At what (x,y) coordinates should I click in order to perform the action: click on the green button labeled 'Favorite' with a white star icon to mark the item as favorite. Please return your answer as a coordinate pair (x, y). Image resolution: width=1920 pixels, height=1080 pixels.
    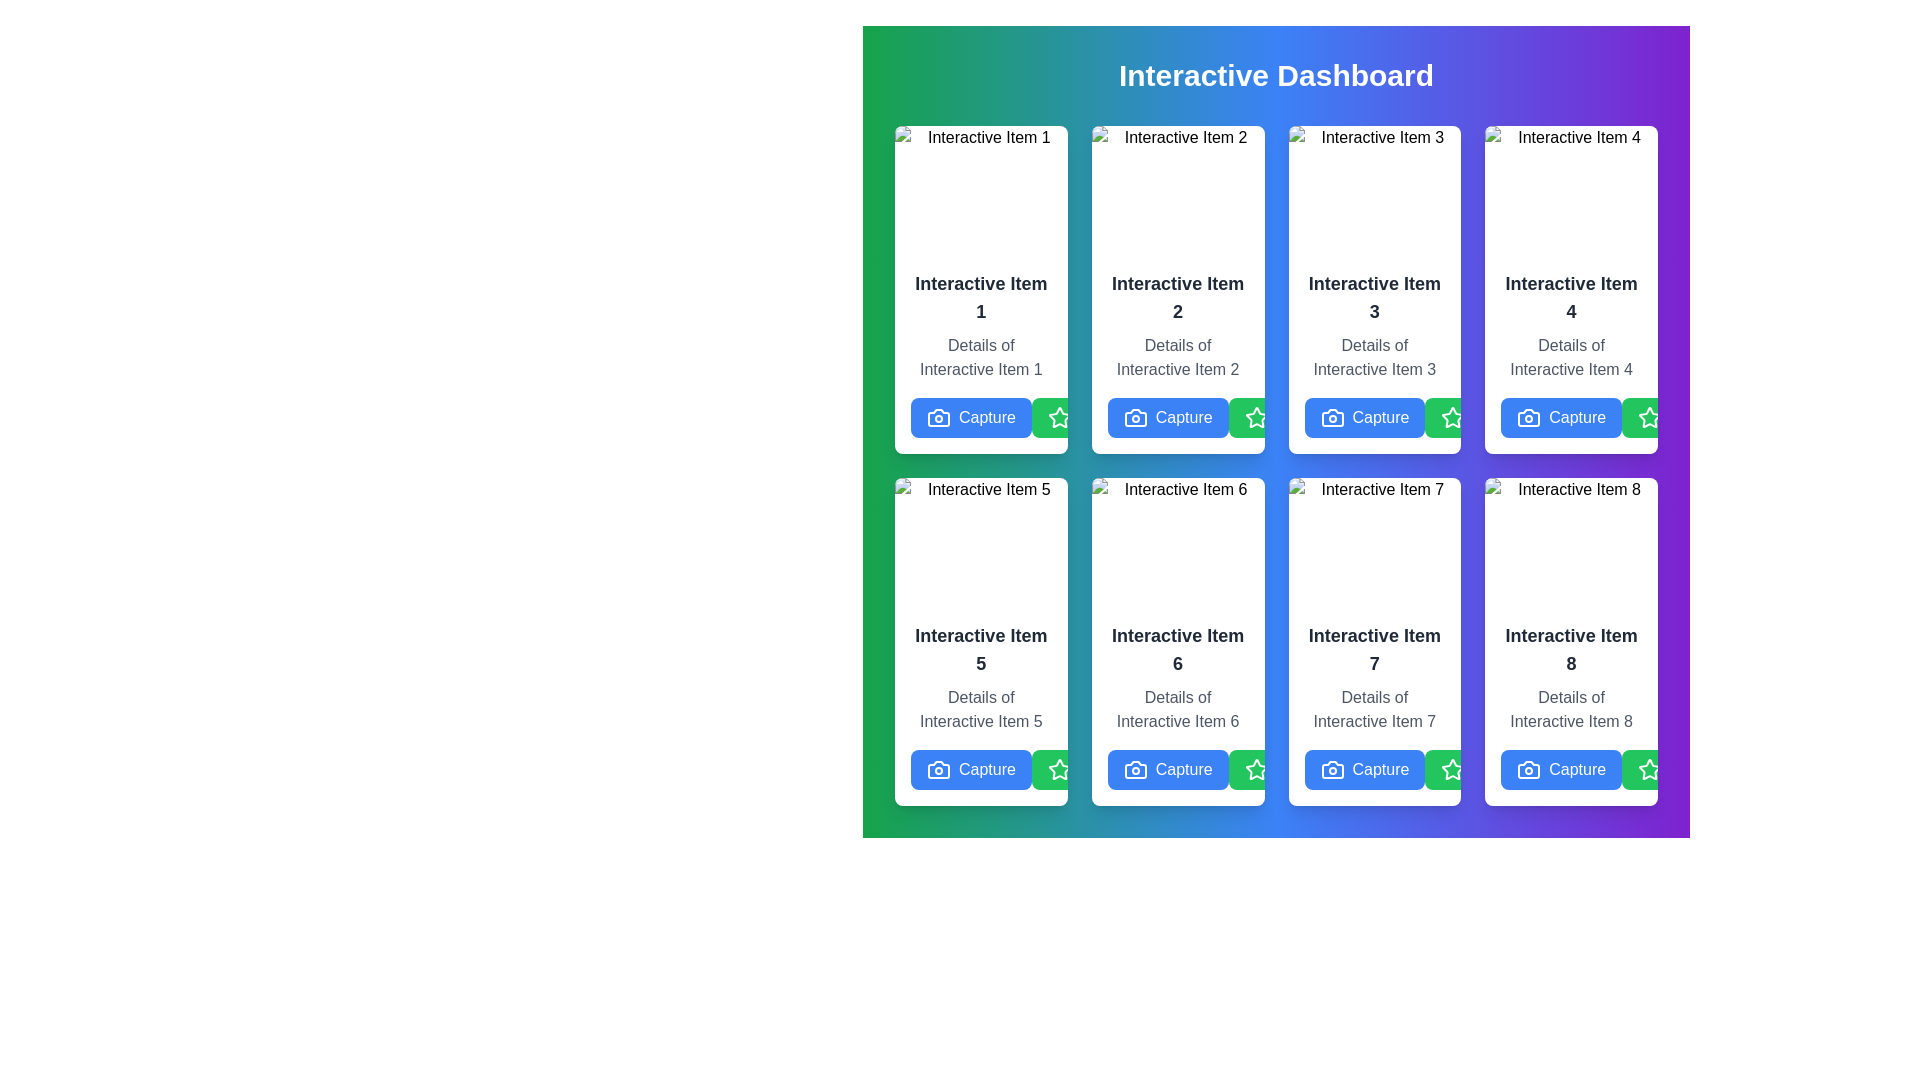
    Looking at the image, I should click on (1091, 416).